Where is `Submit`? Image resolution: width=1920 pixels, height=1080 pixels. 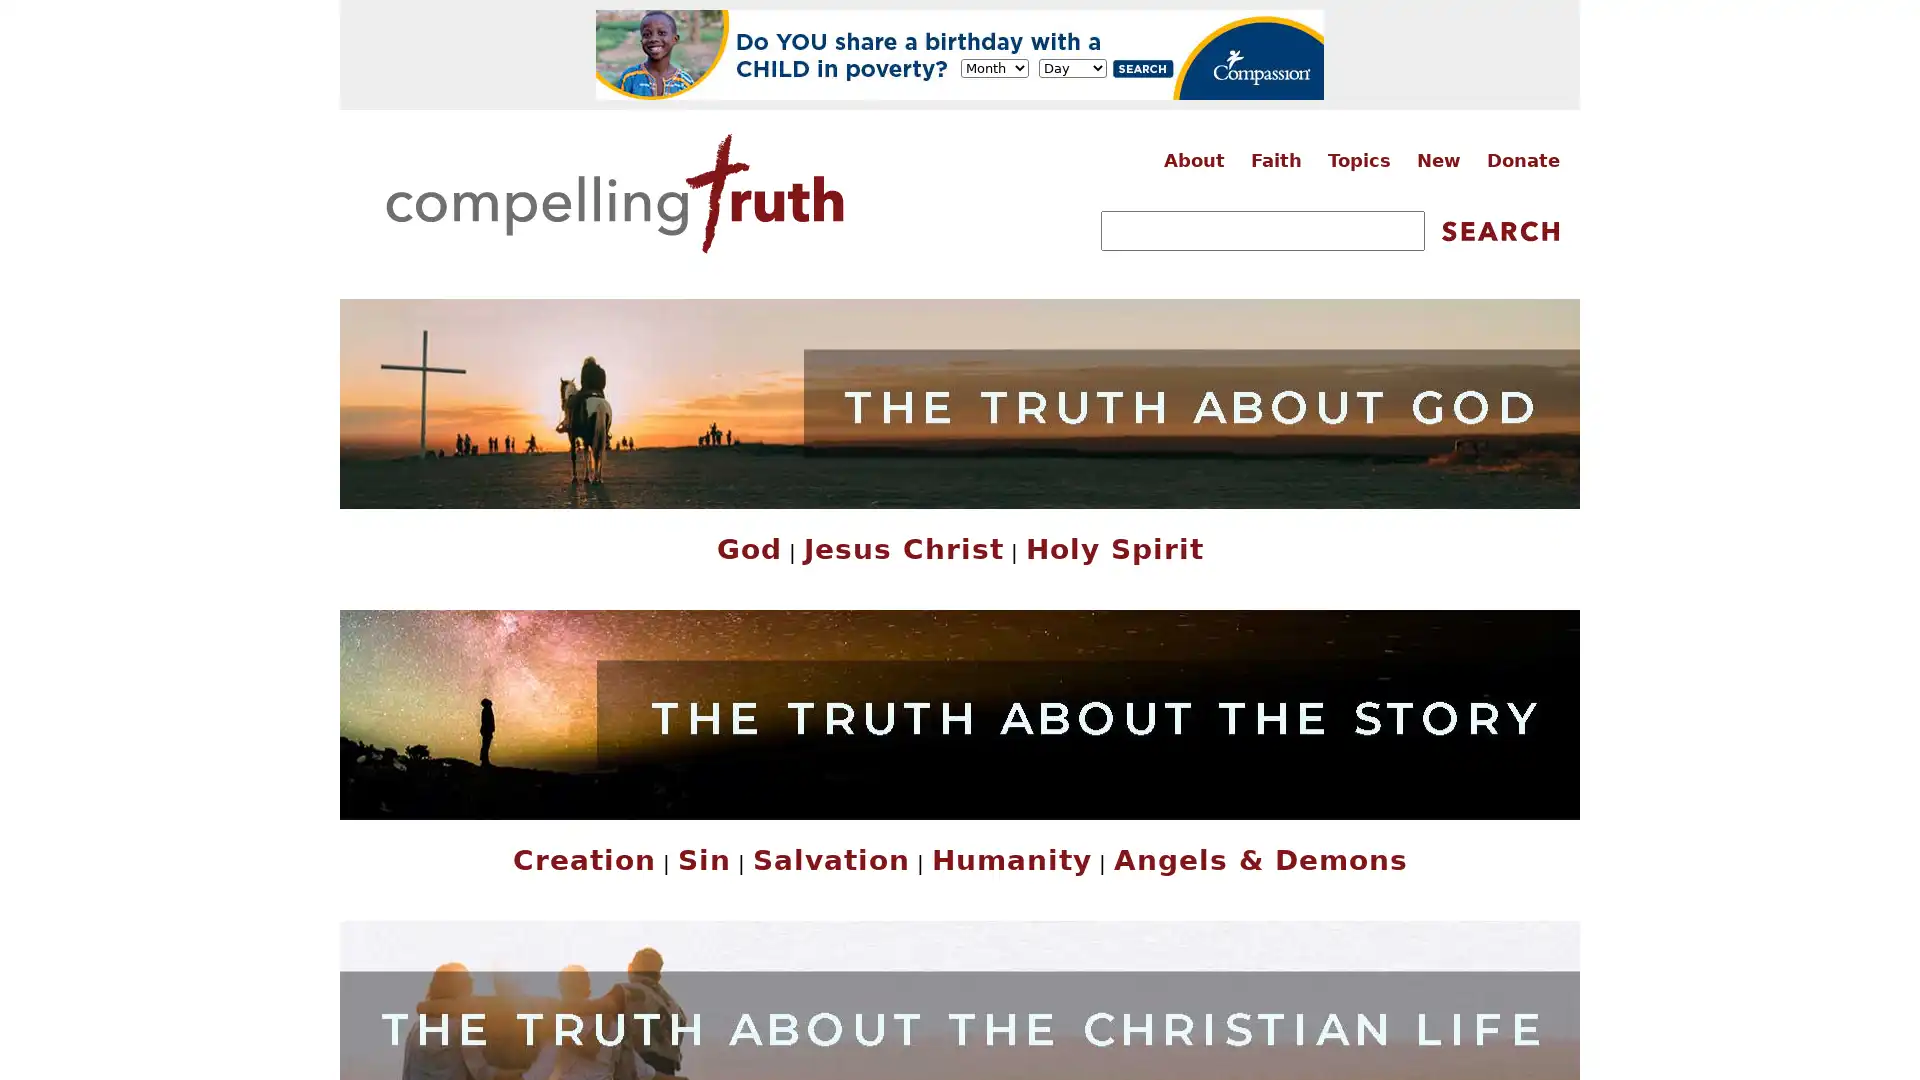 Submit is located at coordinates (1499, 230).